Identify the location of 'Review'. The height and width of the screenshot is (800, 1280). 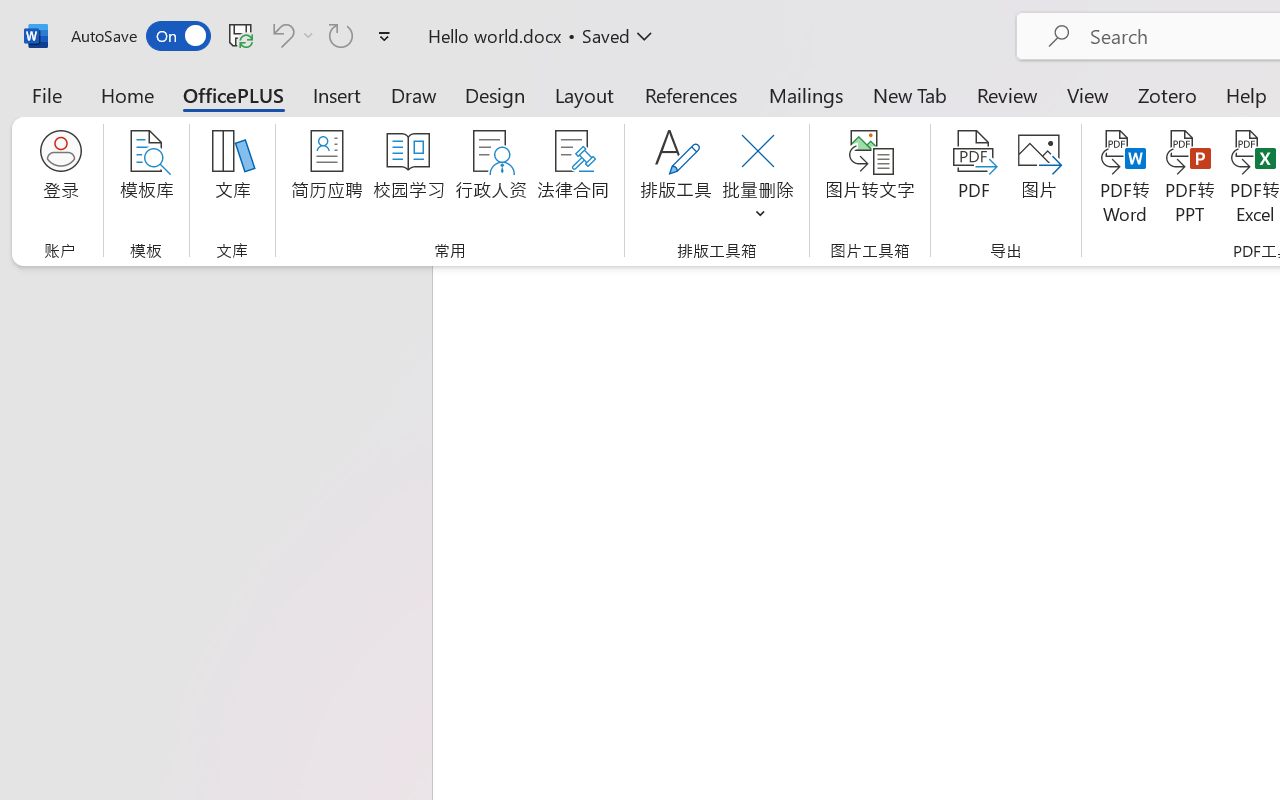
(1007, 94).